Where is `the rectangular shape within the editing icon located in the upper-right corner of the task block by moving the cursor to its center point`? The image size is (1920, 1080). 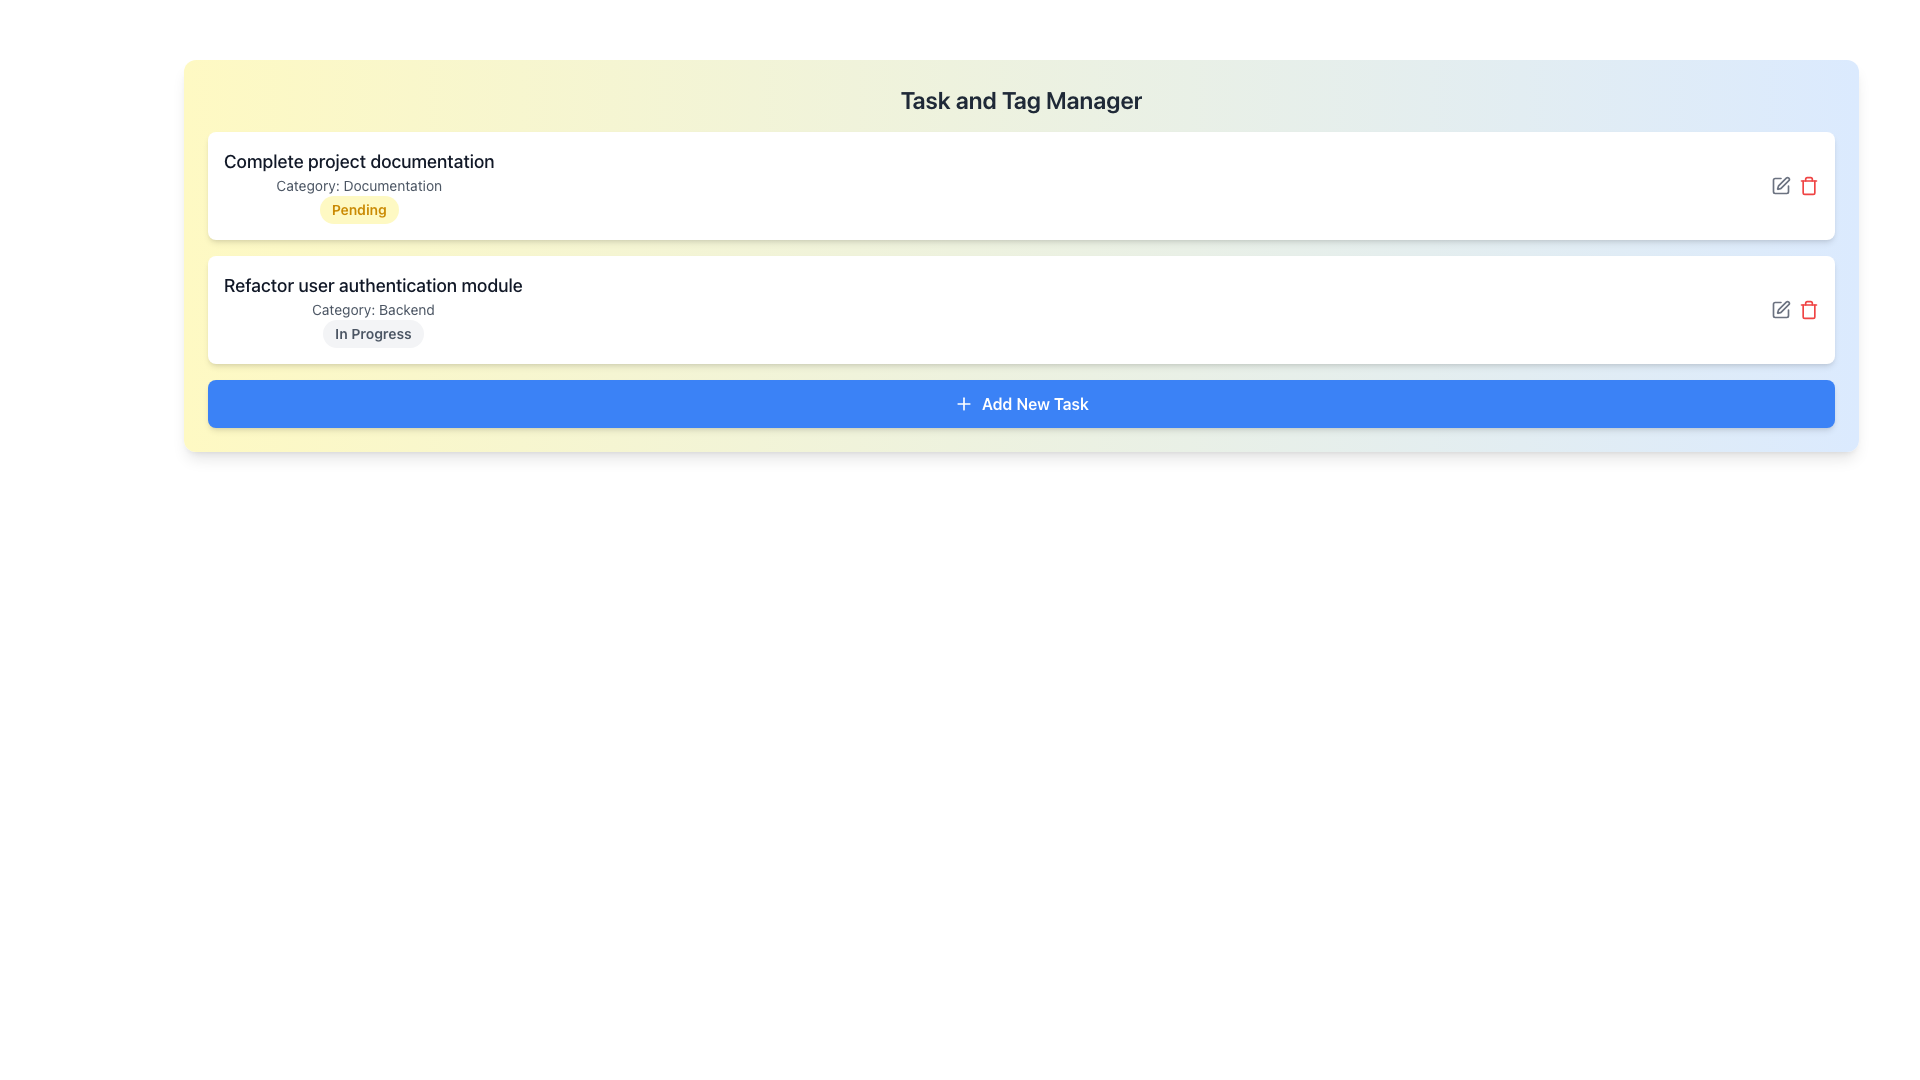 the rectangular shape within the editing icon located in the upper-right corner of the task block by moving the cursor to its center point is located at coordinates (1780, 309).